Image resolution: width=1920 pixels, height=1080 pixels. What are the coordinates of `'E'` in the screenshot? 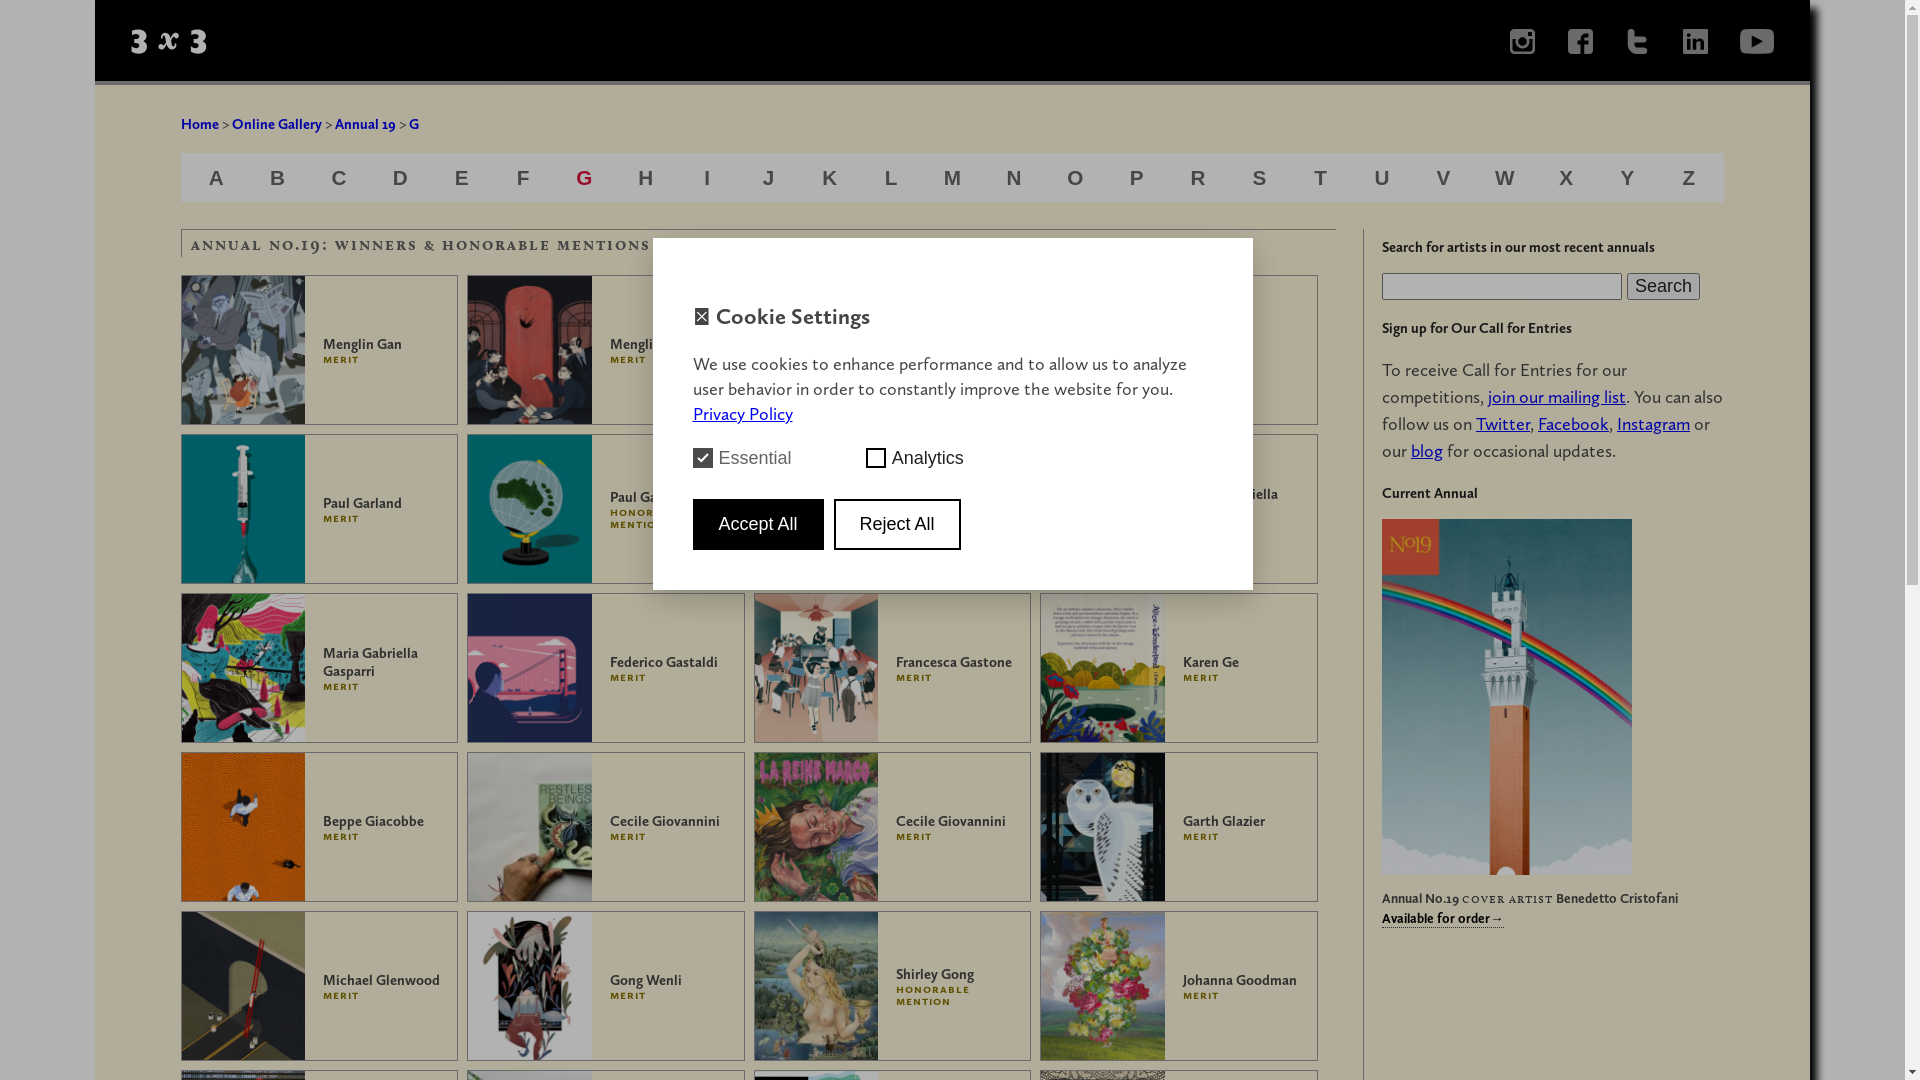 It's located at (454, 176).